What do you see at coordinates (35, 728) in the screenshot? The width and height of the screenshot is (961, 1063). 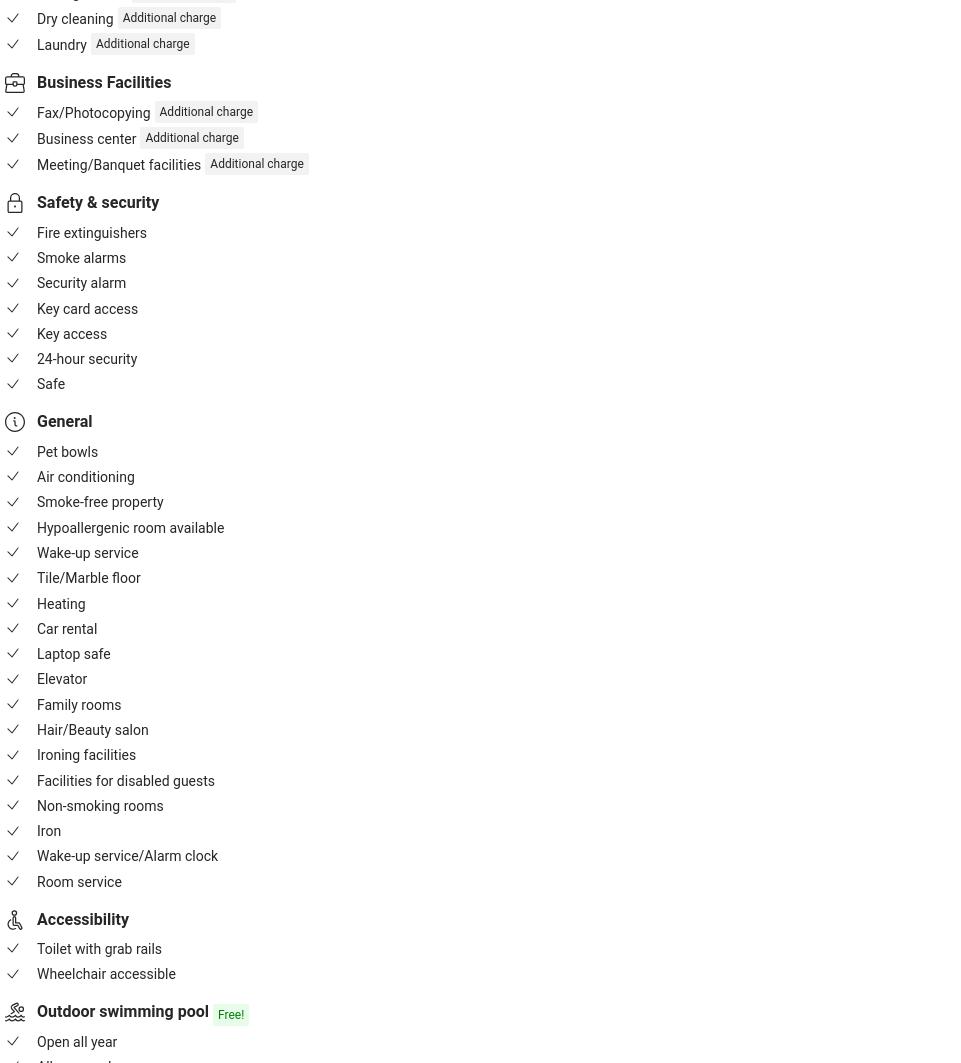 I see `'Hair/Beauty salon'` at bounding box center [35, 728].